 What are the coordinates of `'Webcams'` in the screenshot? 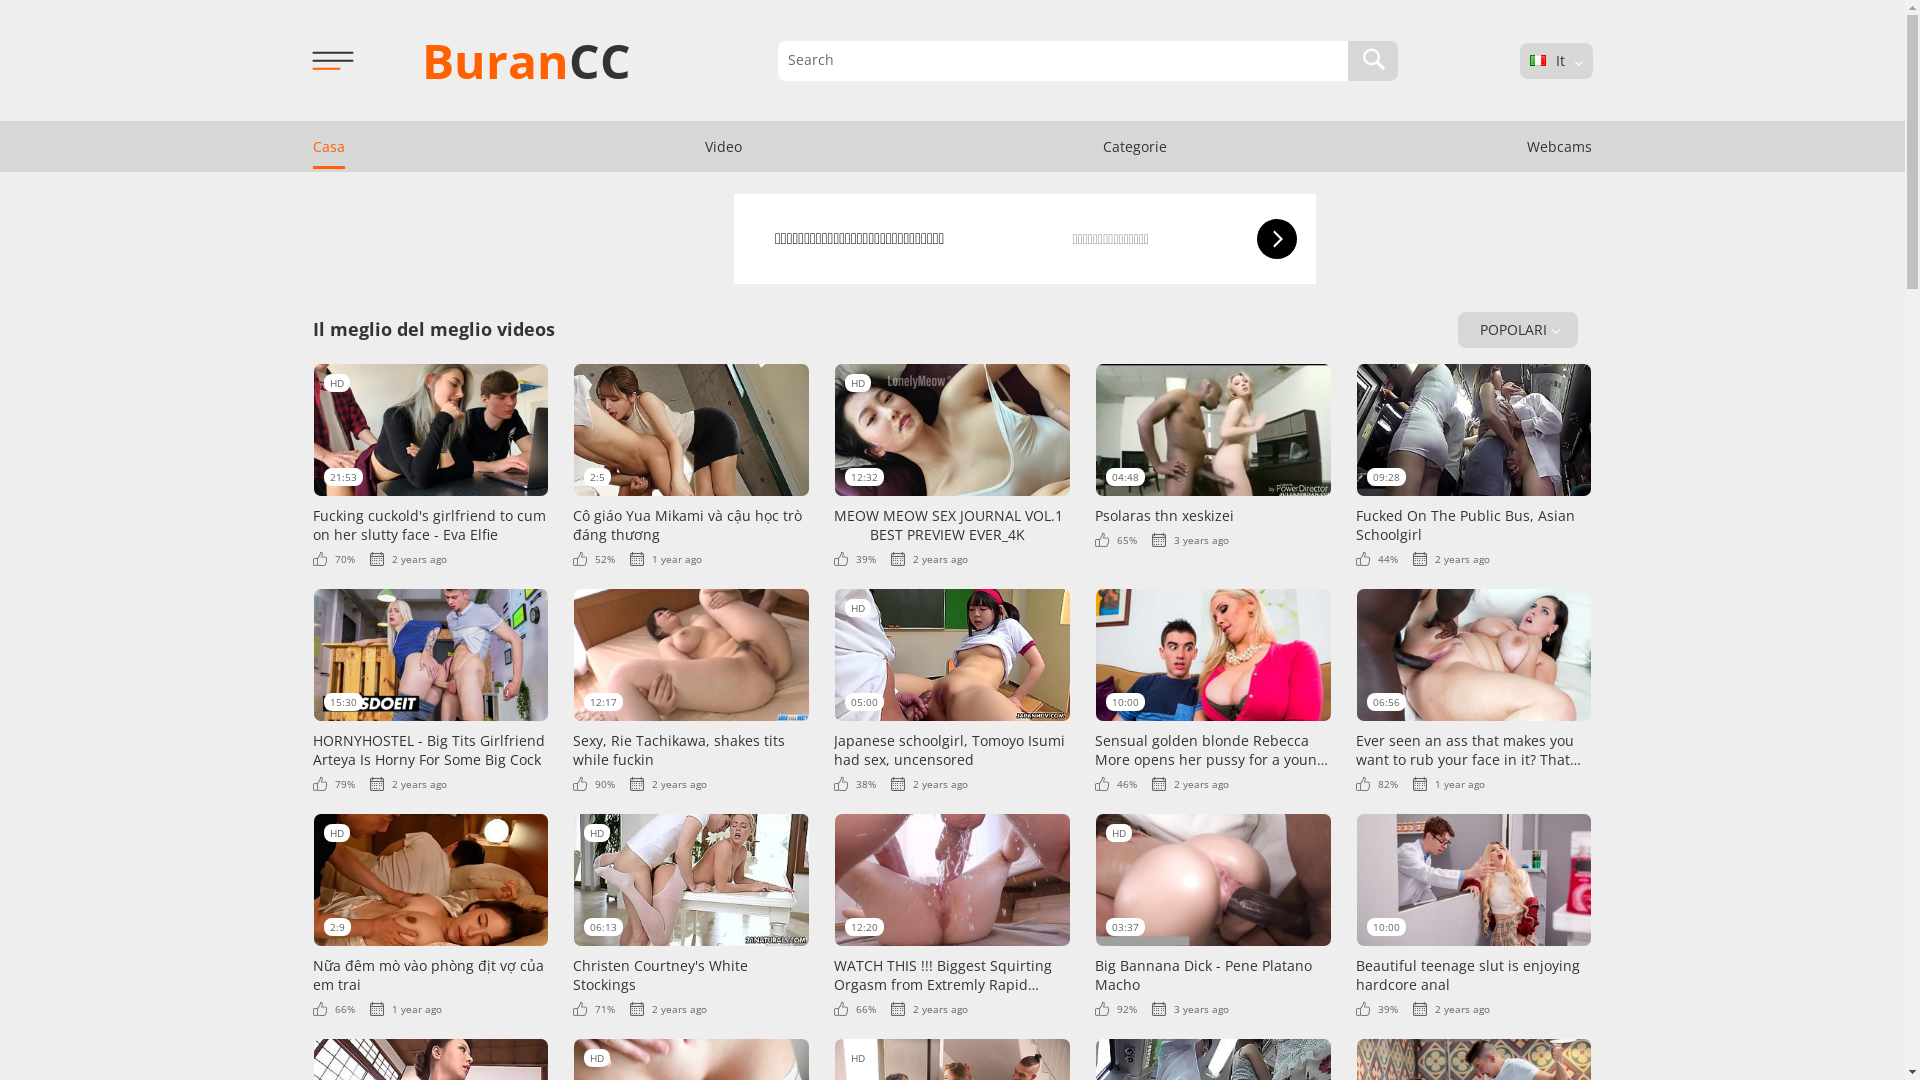 It's located at (1558, 145).